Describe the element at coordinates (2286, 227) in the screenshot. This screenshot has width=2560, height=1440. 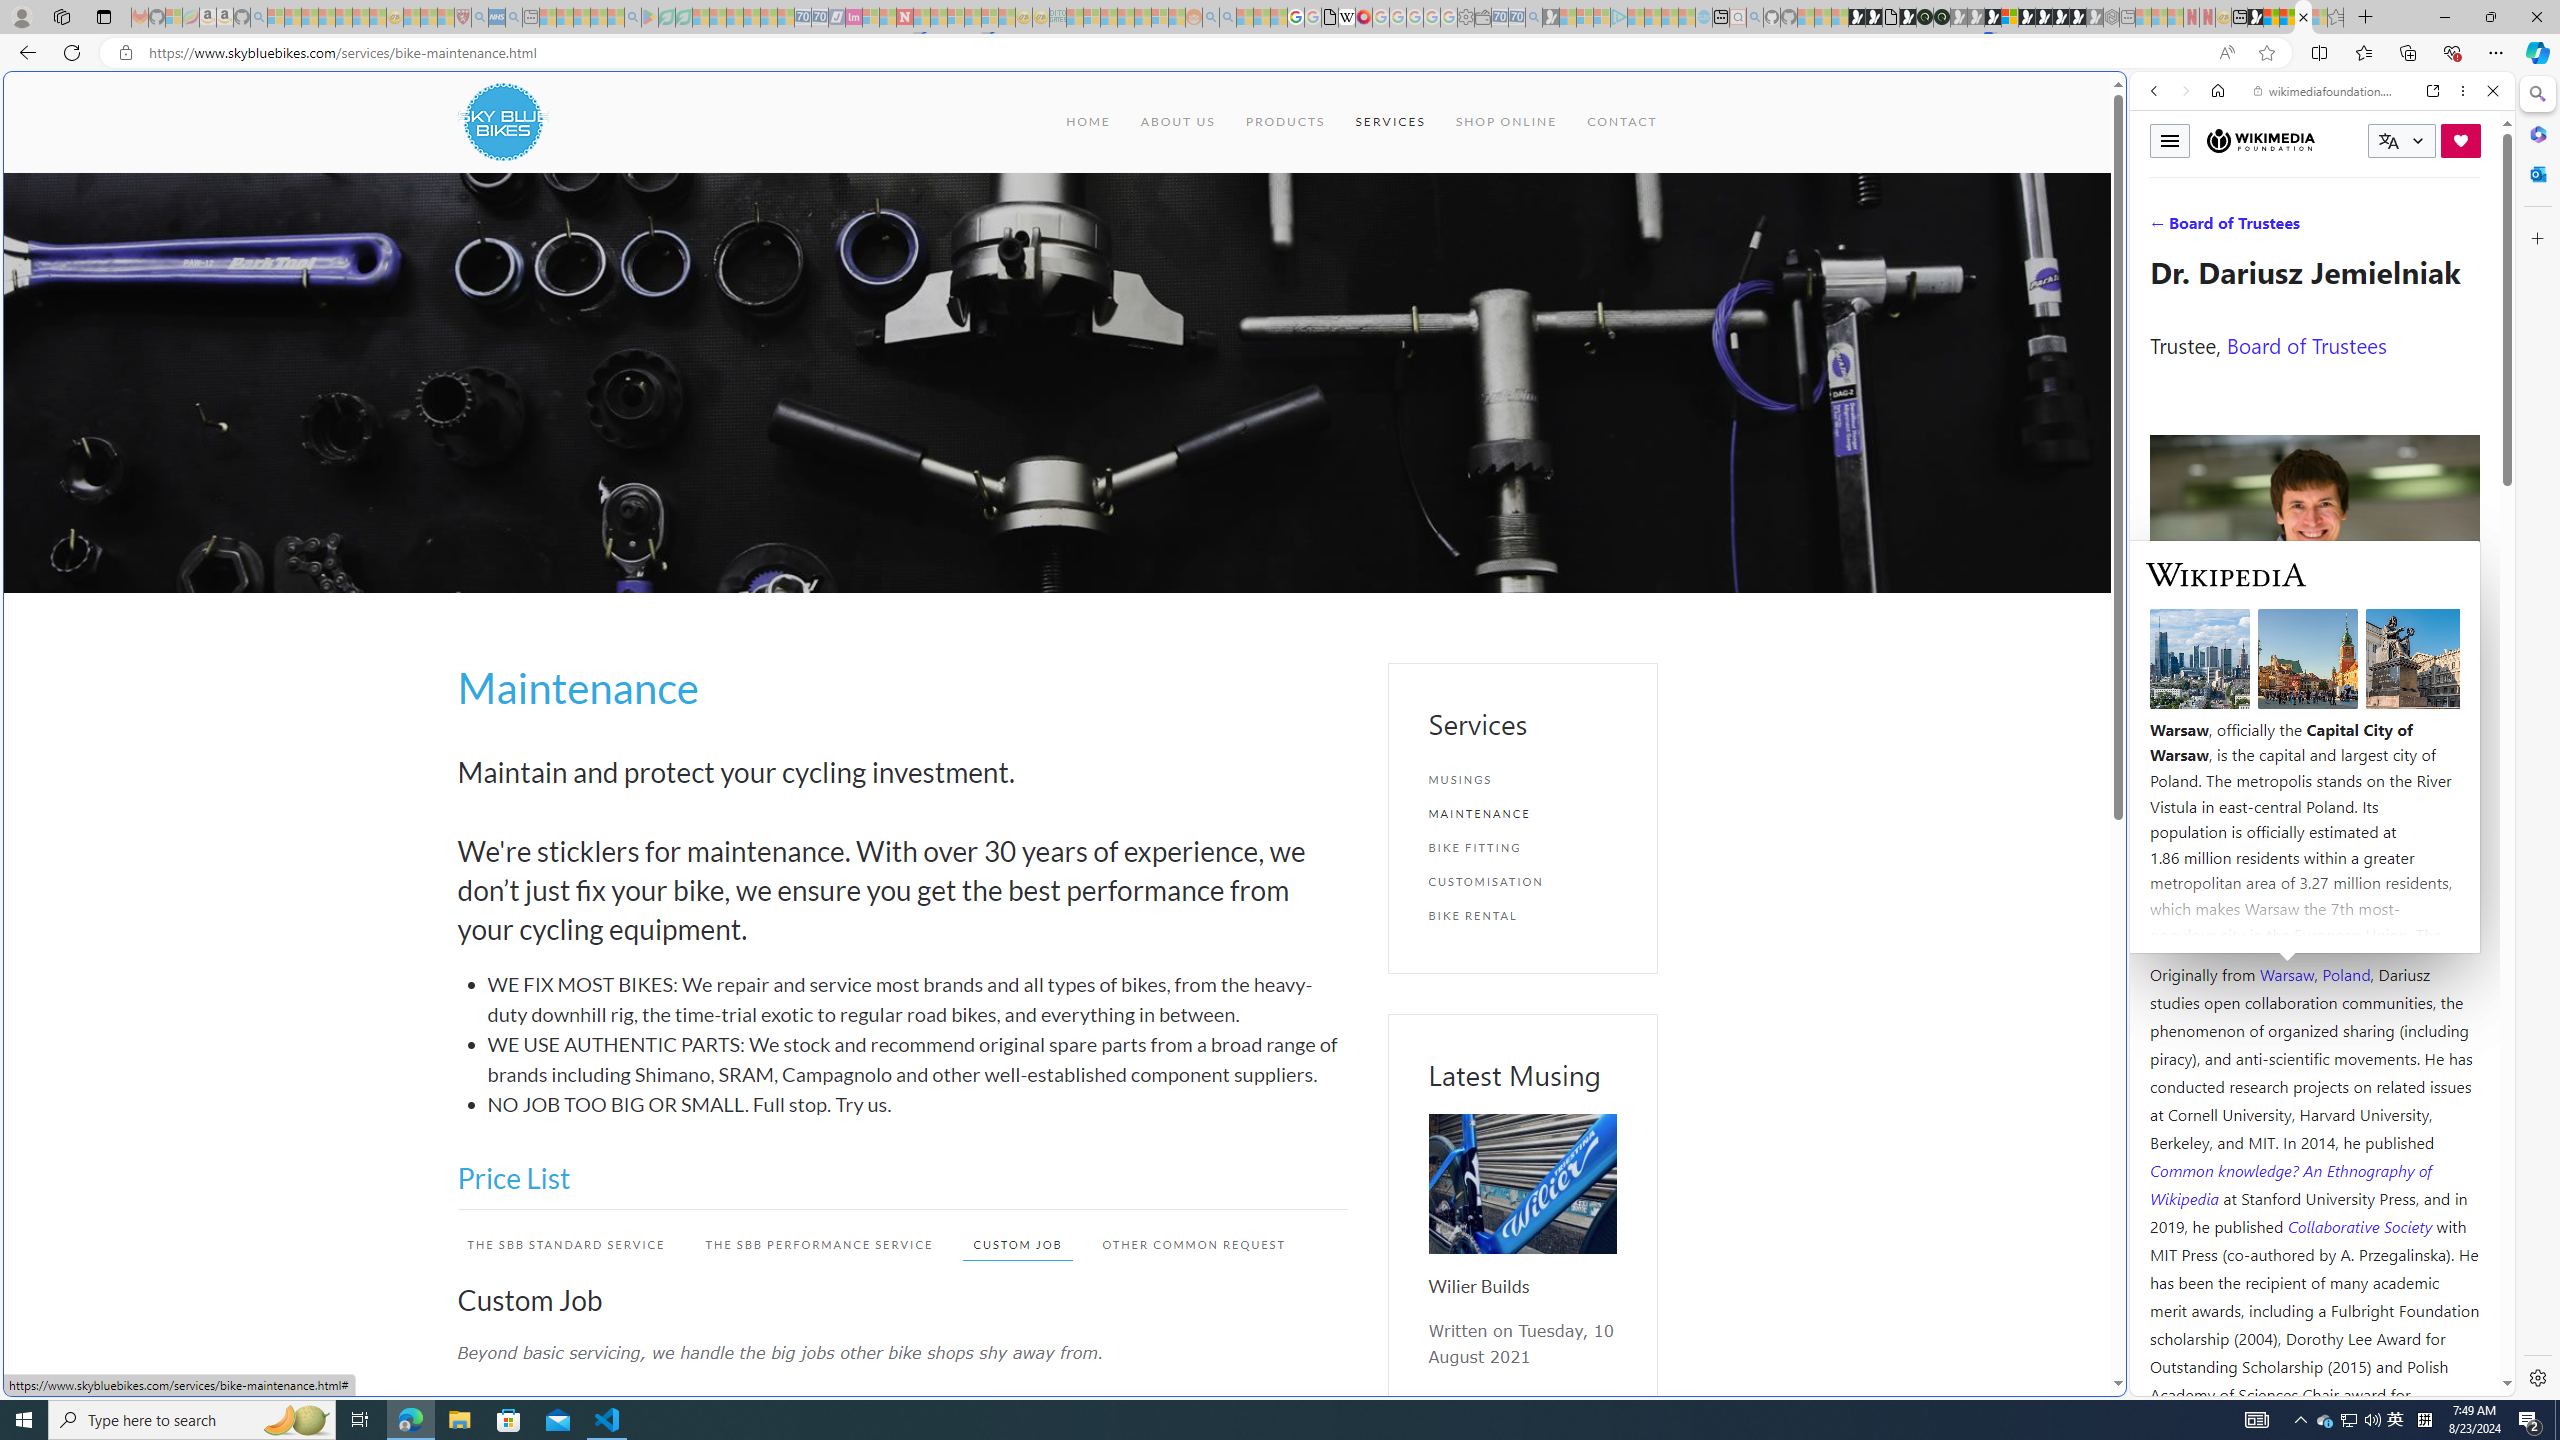
I see `'Search Filter, VIDEOS'` at that location.